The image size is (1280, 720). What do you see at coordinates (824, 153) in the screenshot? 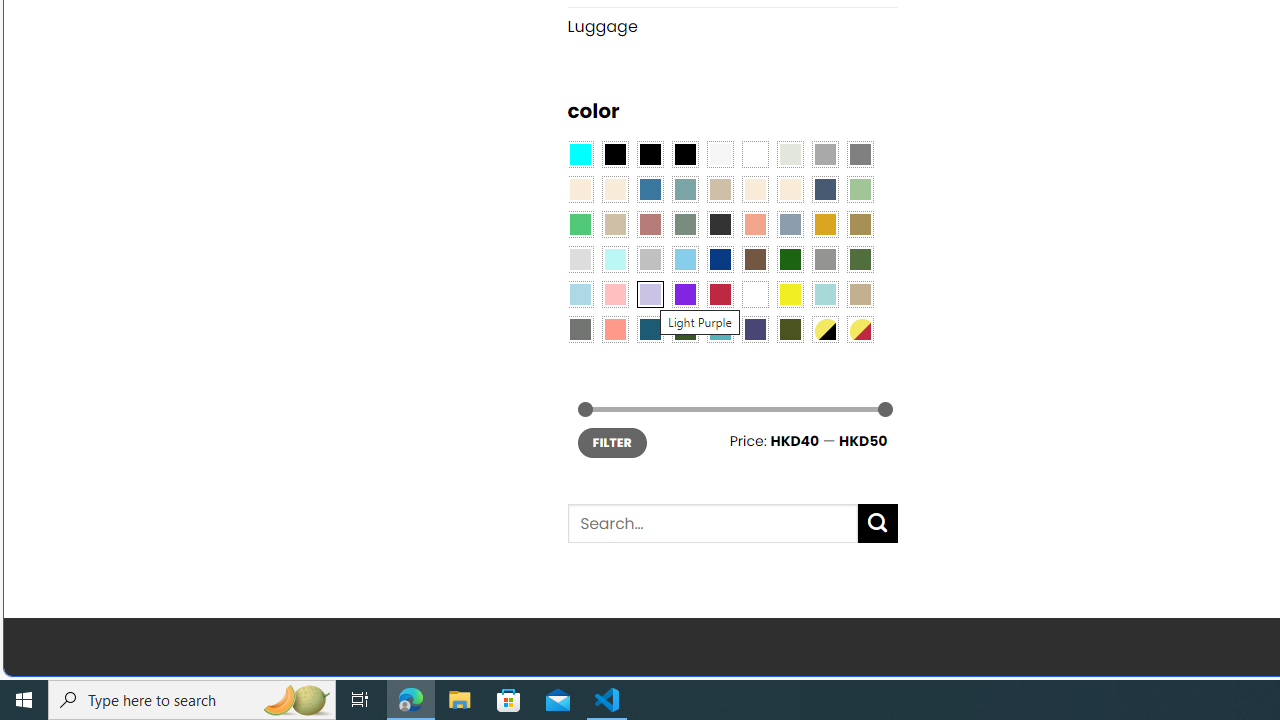
I see `'Dark Gray'` at bounding box center [824, 153].